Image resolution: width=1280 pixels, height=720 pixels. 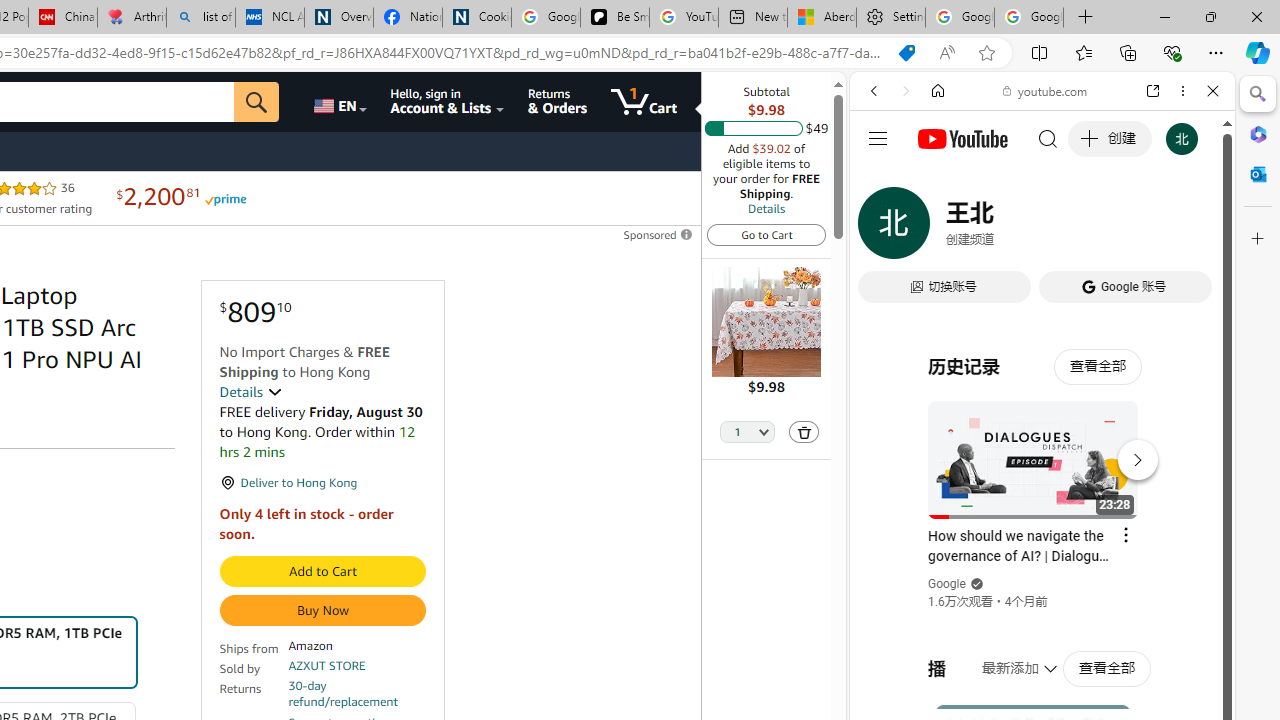 What do you see at coordinates (131, 17) in the screenshot?
I see `'Arthritis: Ask Health Professionals'` at bounding box center [131, 17].